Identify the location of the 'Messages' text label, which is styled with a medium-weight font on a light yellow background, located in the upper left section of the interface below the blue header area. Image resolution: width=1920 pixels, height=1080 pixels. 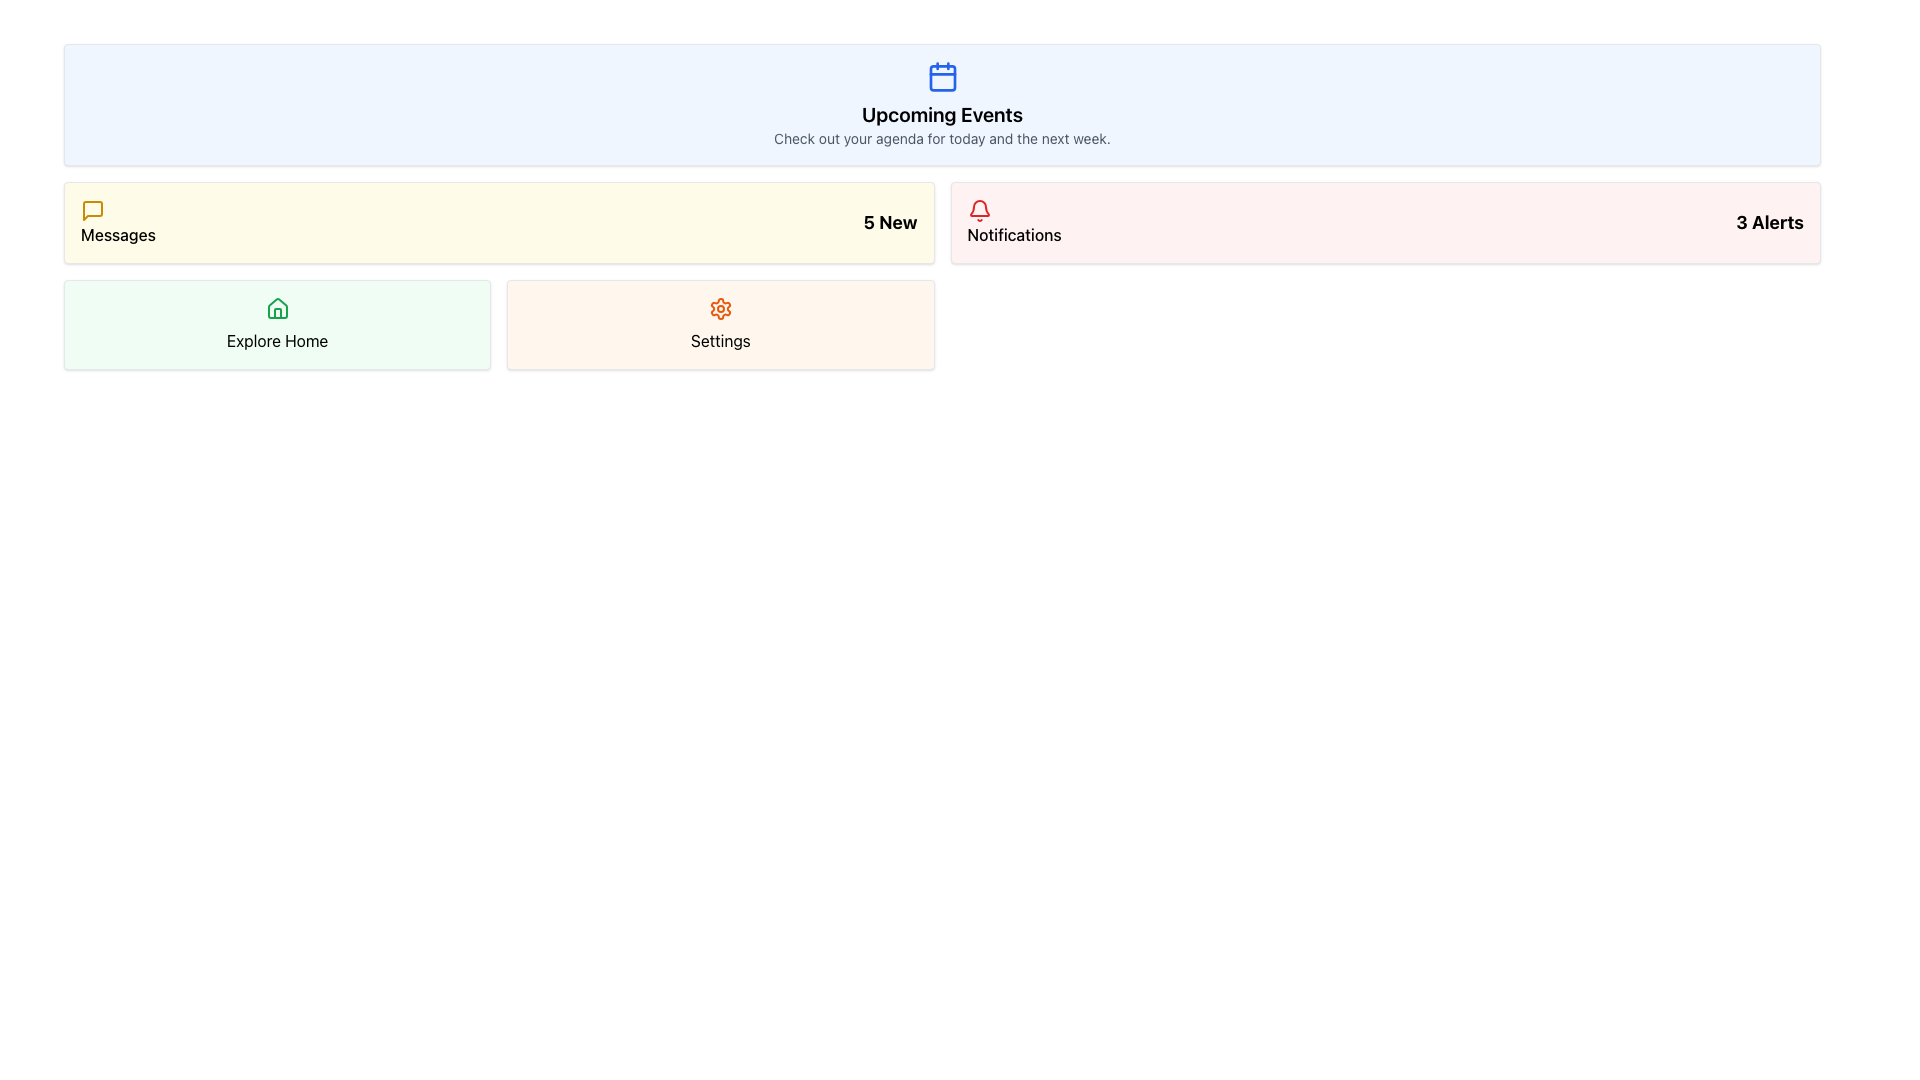
(117, 234).